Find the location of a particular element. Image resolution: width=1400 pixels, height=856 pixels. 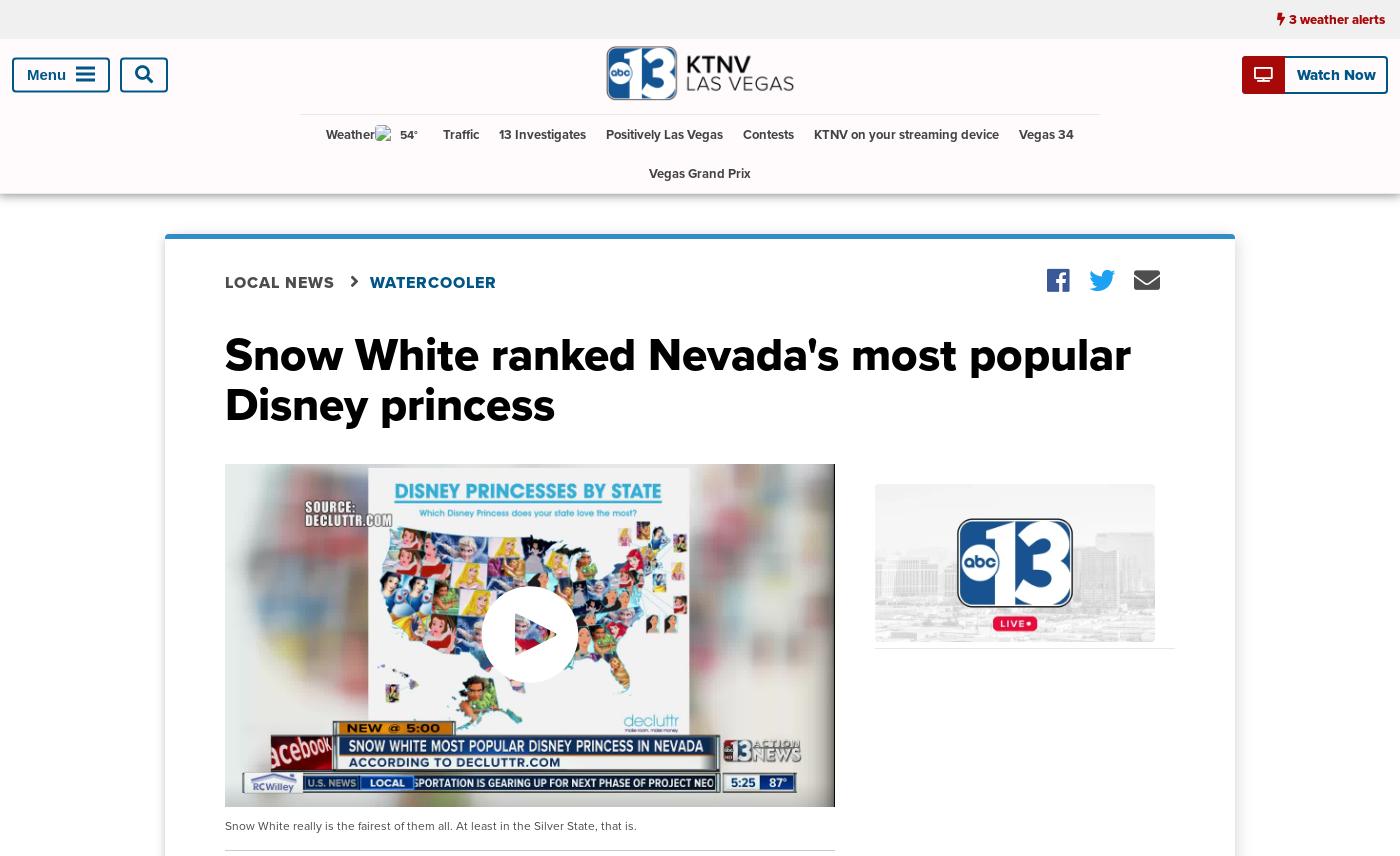

'Watch Now' is located at coordinates (1334, 73).